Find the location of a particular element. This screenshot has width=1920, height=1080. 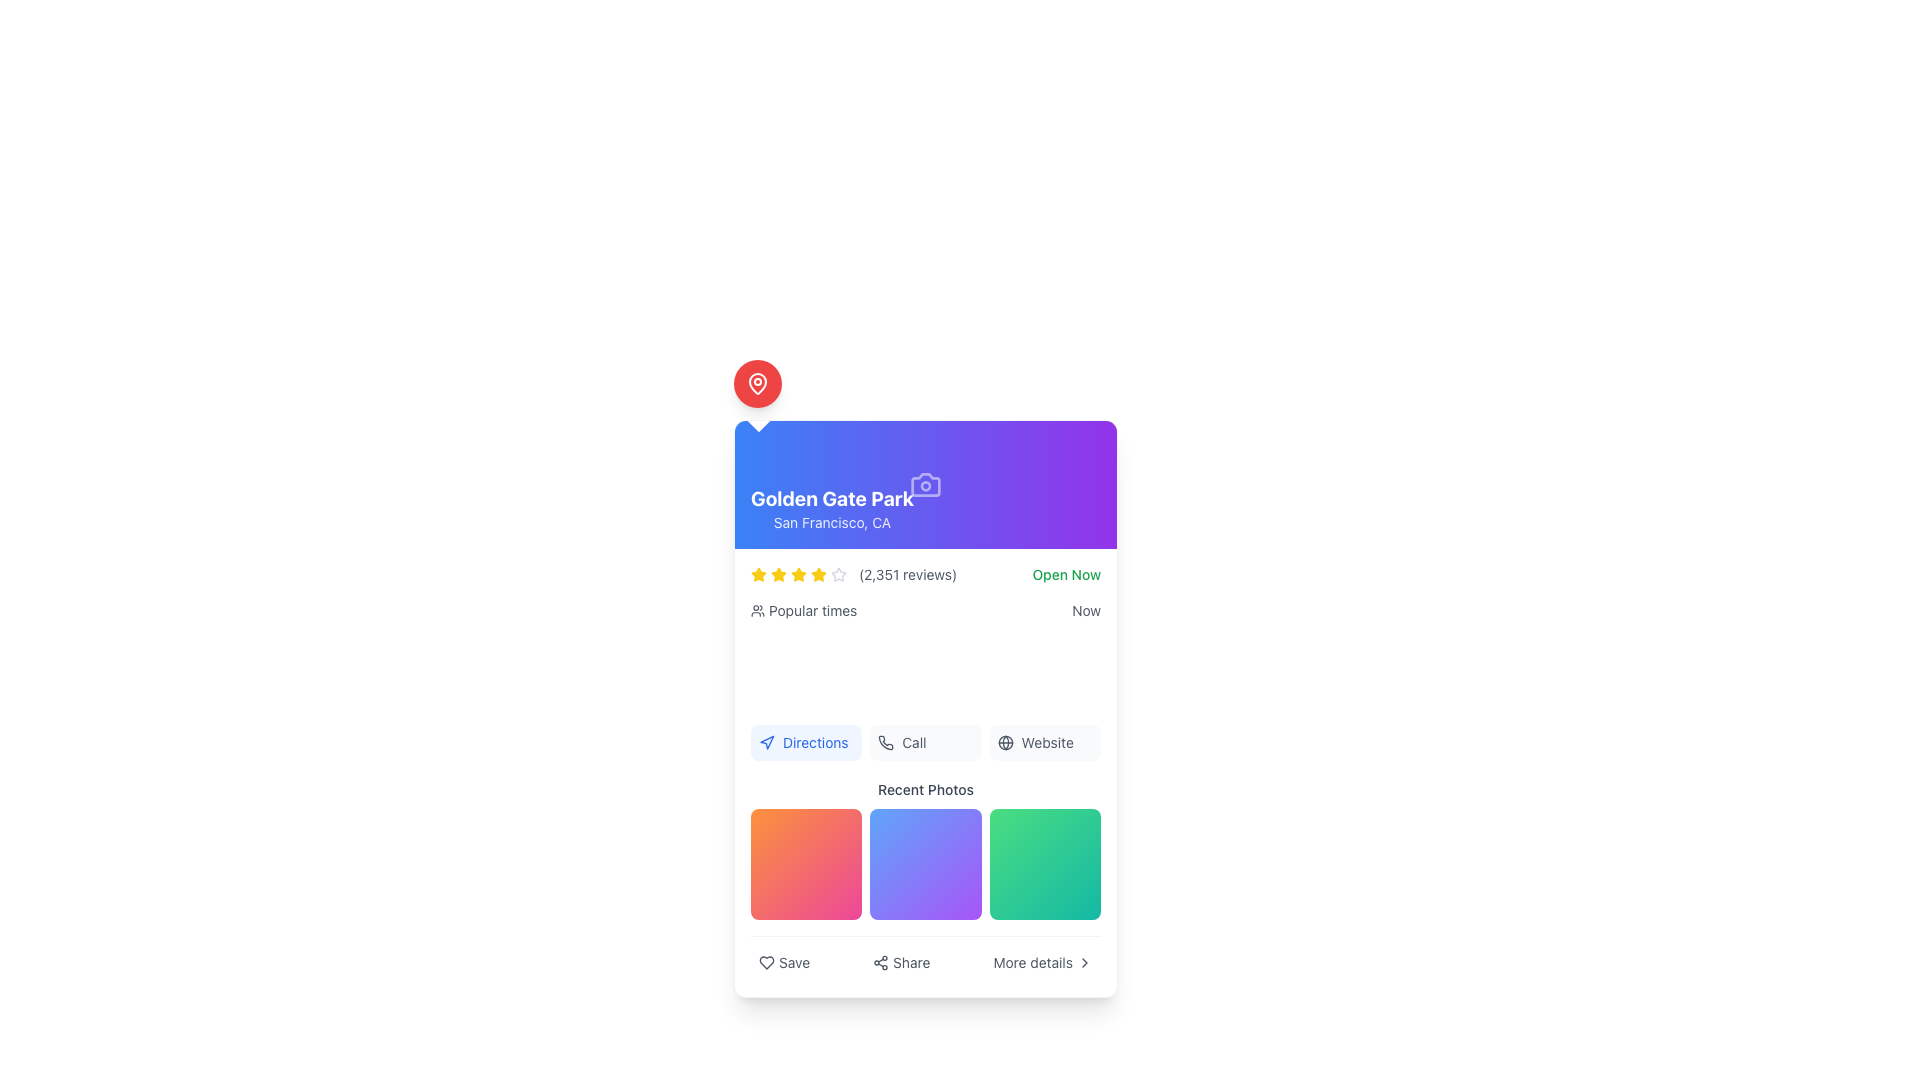

the heart icon located within the 'Save' button, positioned to the left of the text 'Save' at the bottom-left of the card interface is located at coordinates (766, 962).